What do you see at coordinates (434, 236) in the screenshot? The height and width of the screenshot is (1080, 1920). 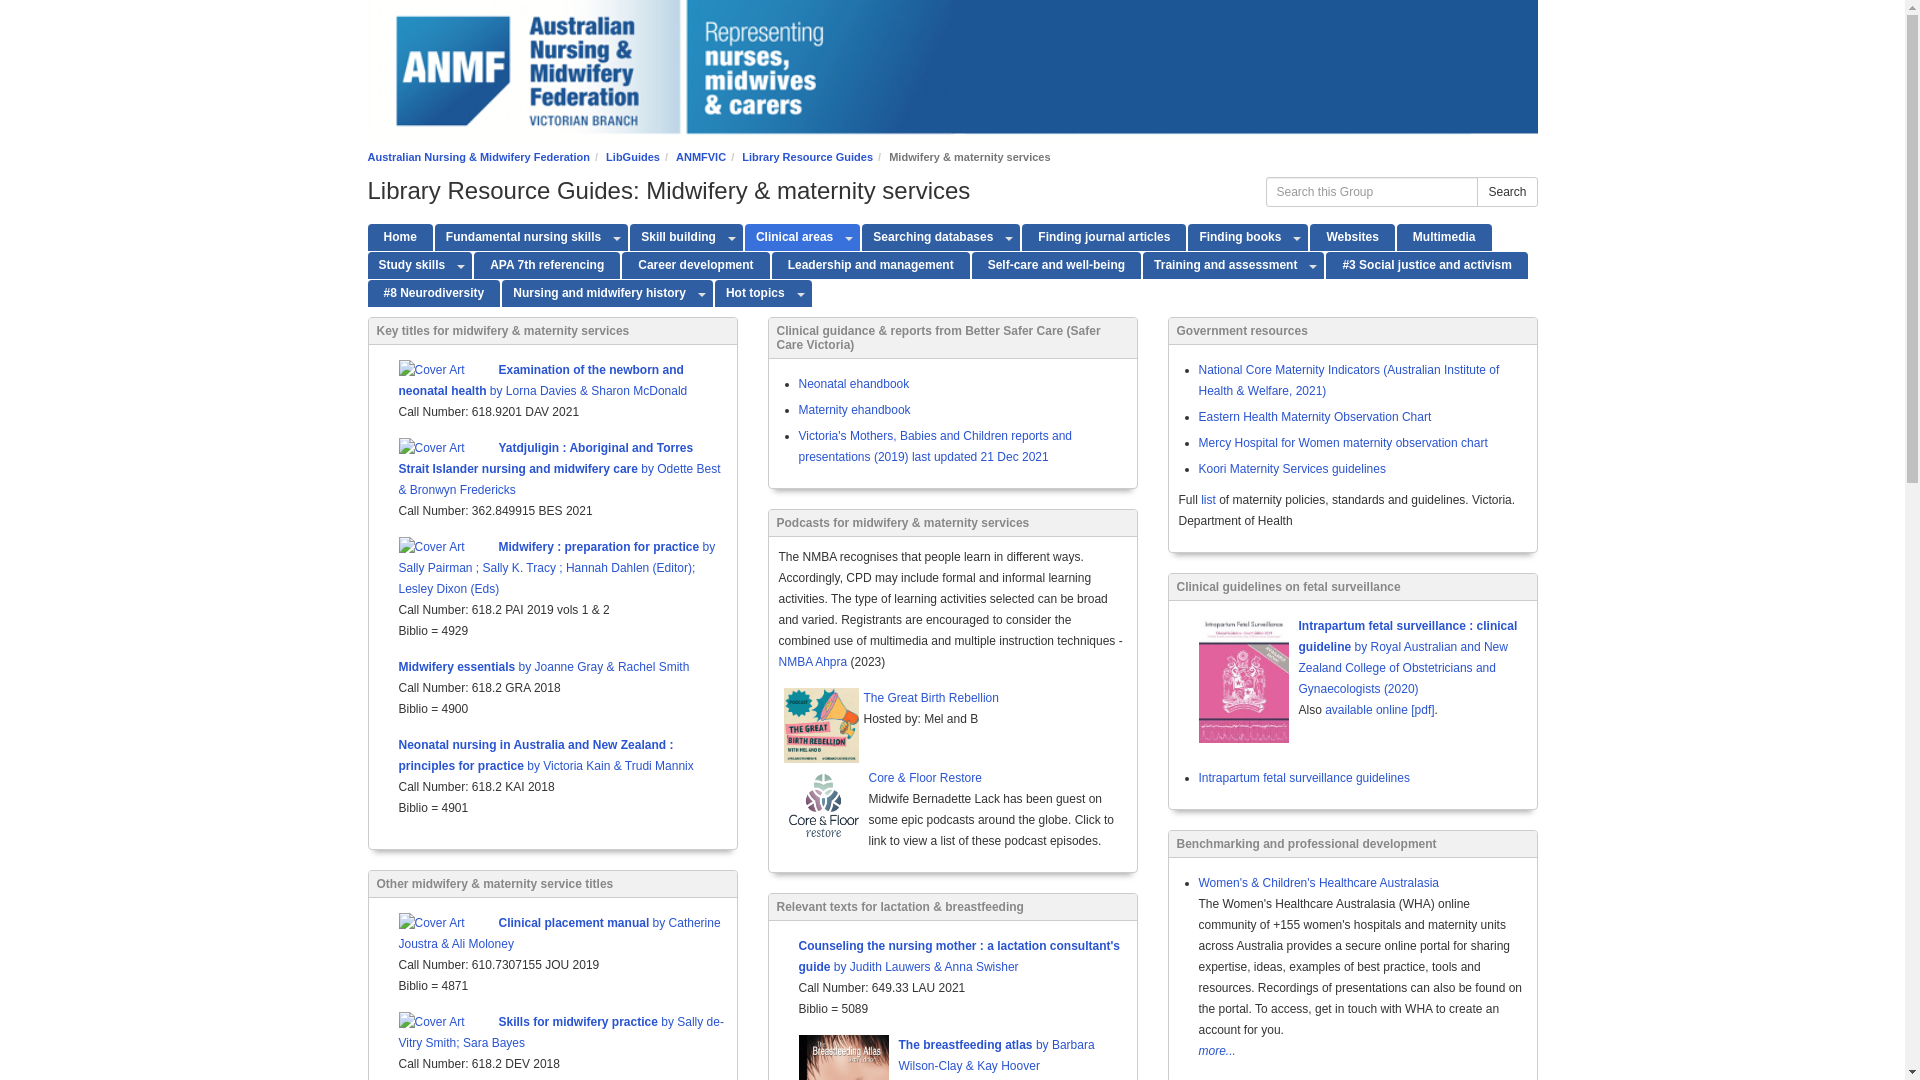 I see `'Fundamental nursing skills'` at bounding box center [434, 236].